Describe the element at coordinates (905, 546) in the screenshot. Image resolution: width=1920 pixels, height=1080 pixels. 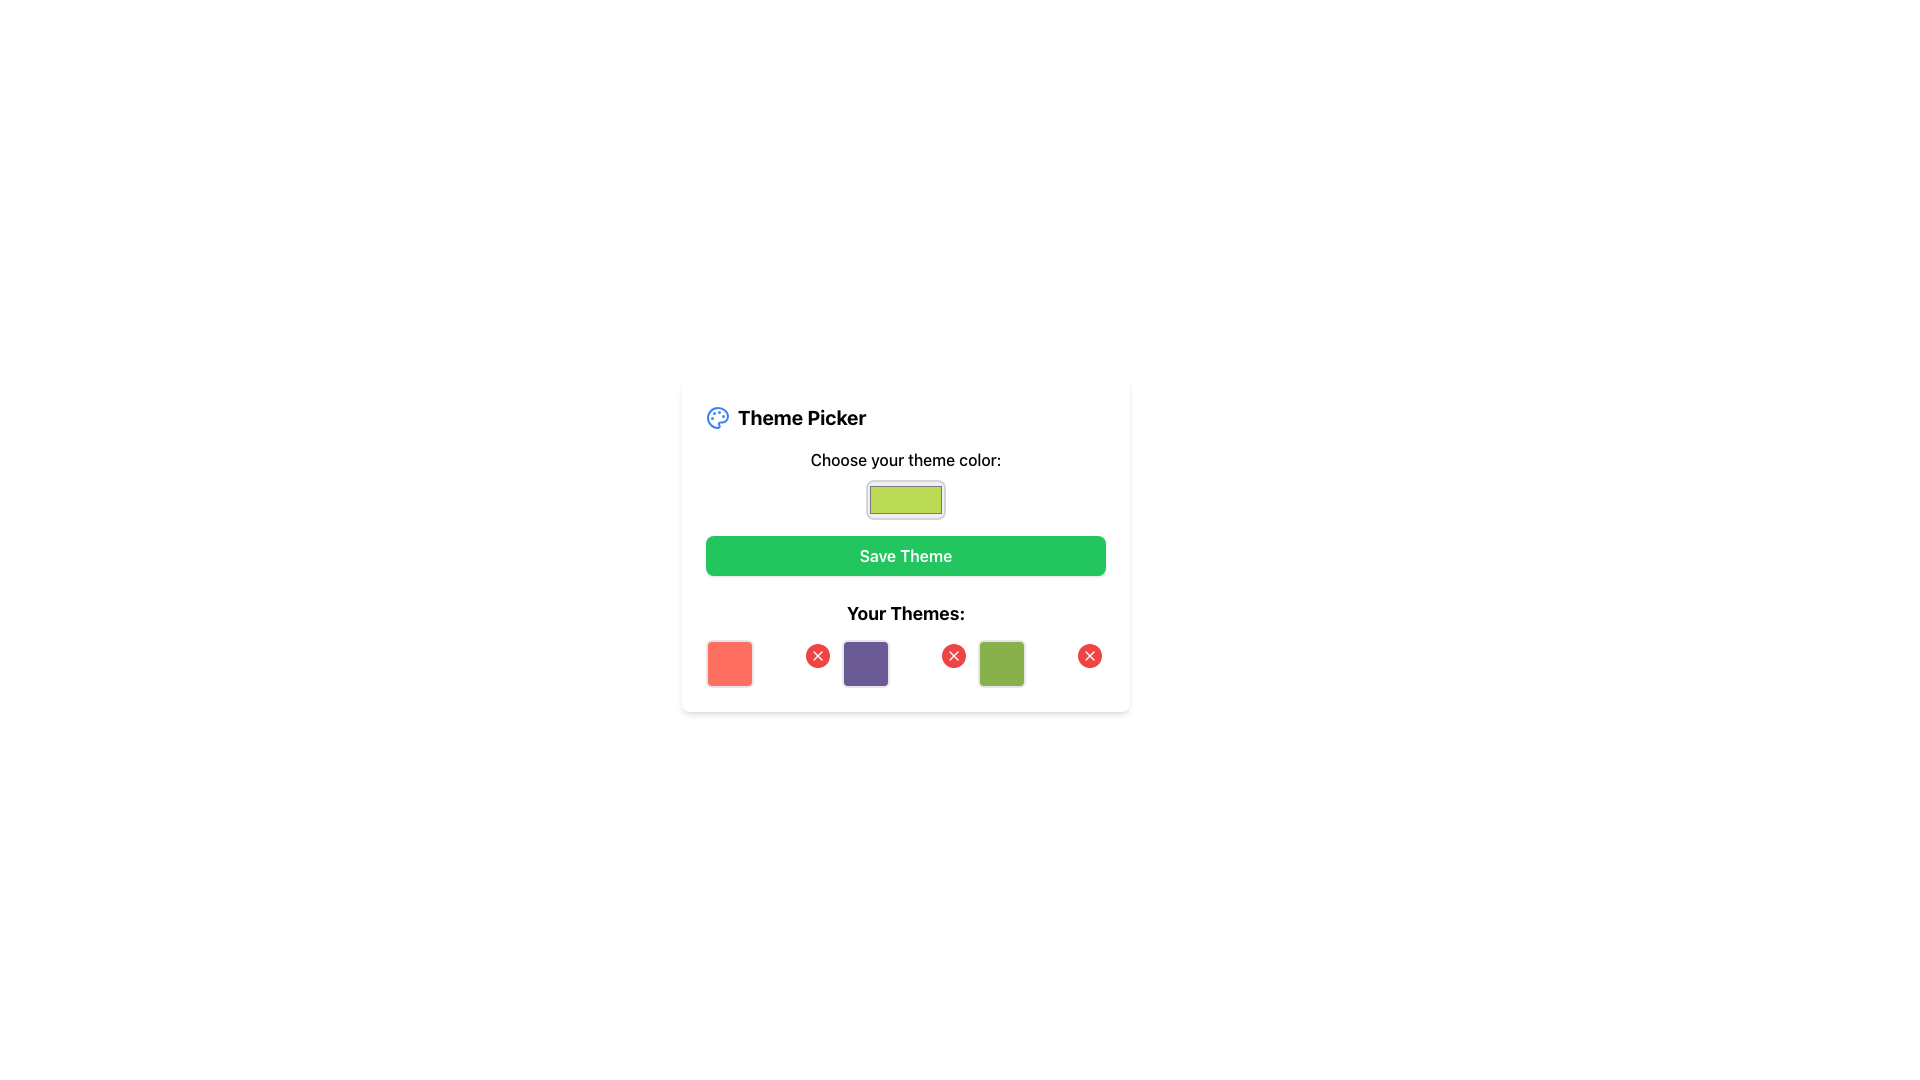
I see `the color picker within the 'Theme Picker' card UI component to choose a color` at that location.